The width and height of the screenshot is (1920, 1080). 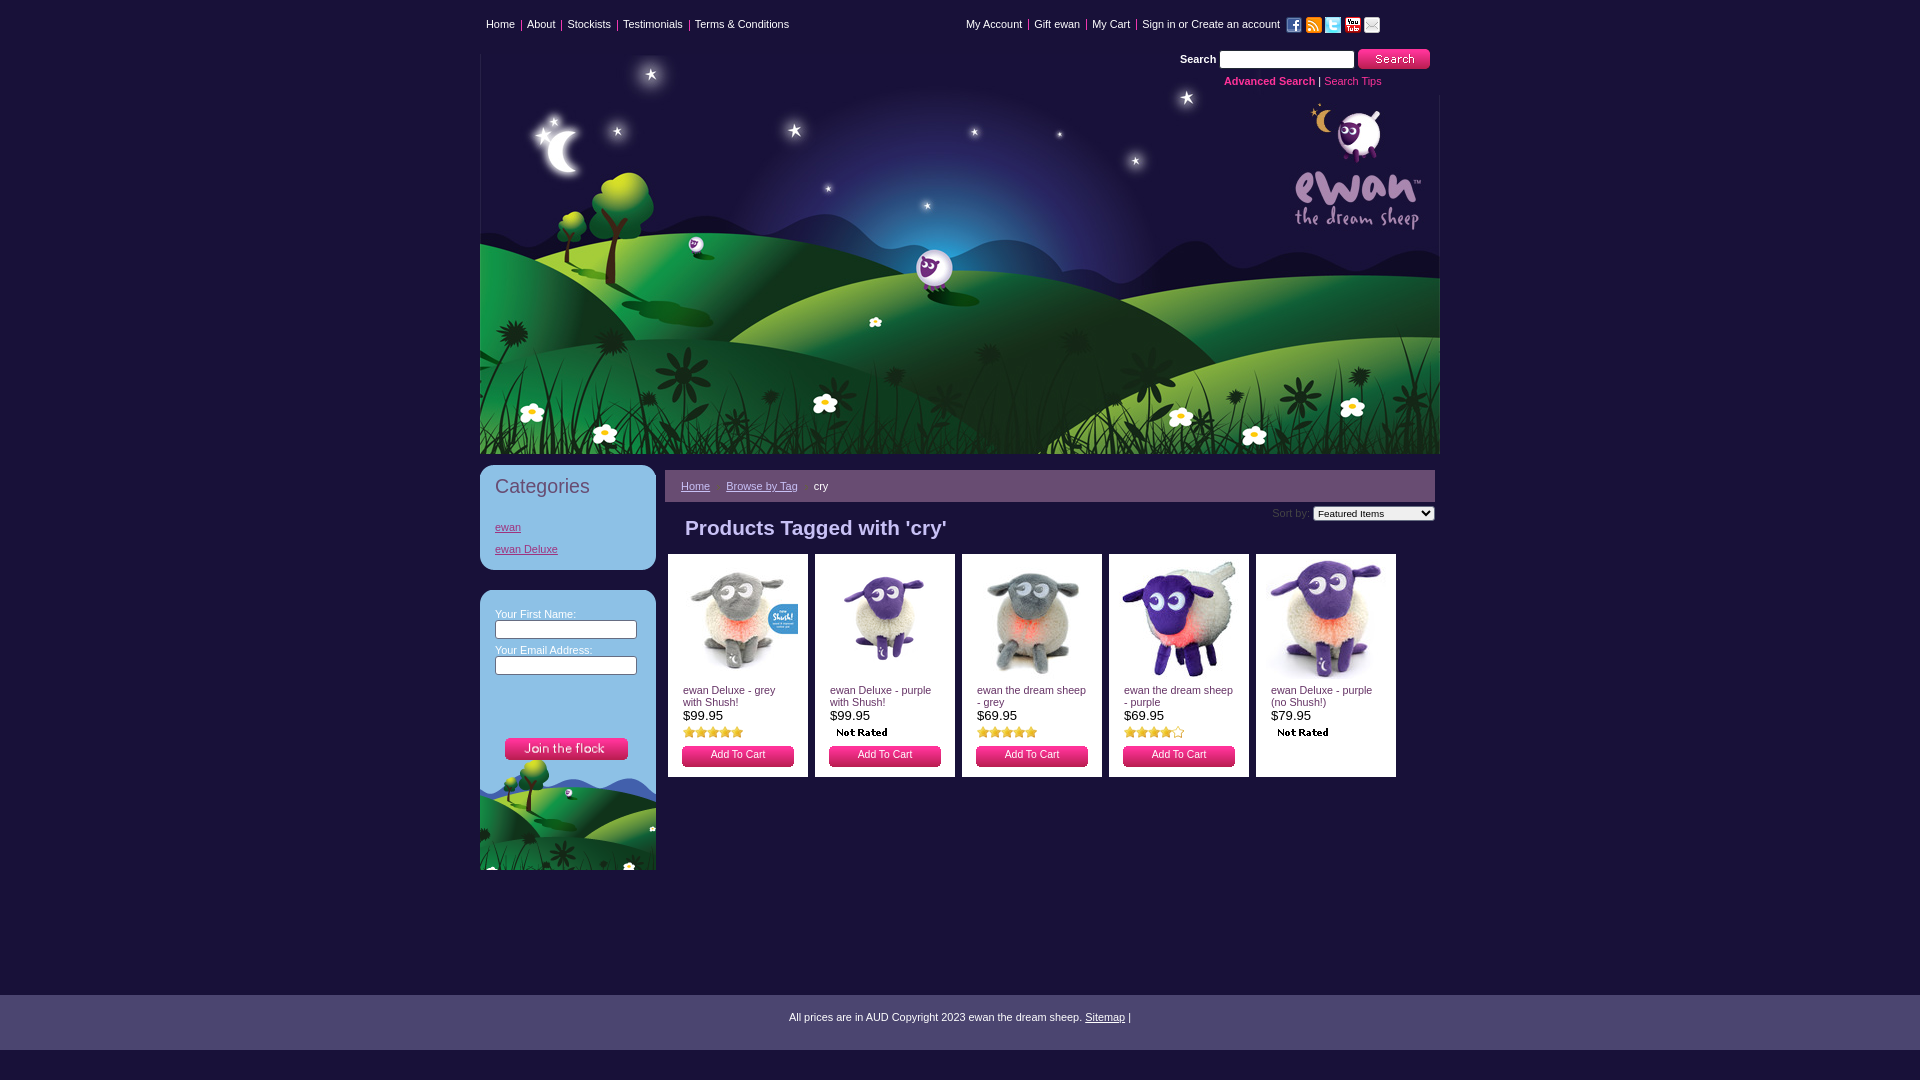 What do you see at coordinates (728, 696) in the screenshot?
I see `'ewan Deluxe - grey with Shush!'` at bounding box center [728, 696].